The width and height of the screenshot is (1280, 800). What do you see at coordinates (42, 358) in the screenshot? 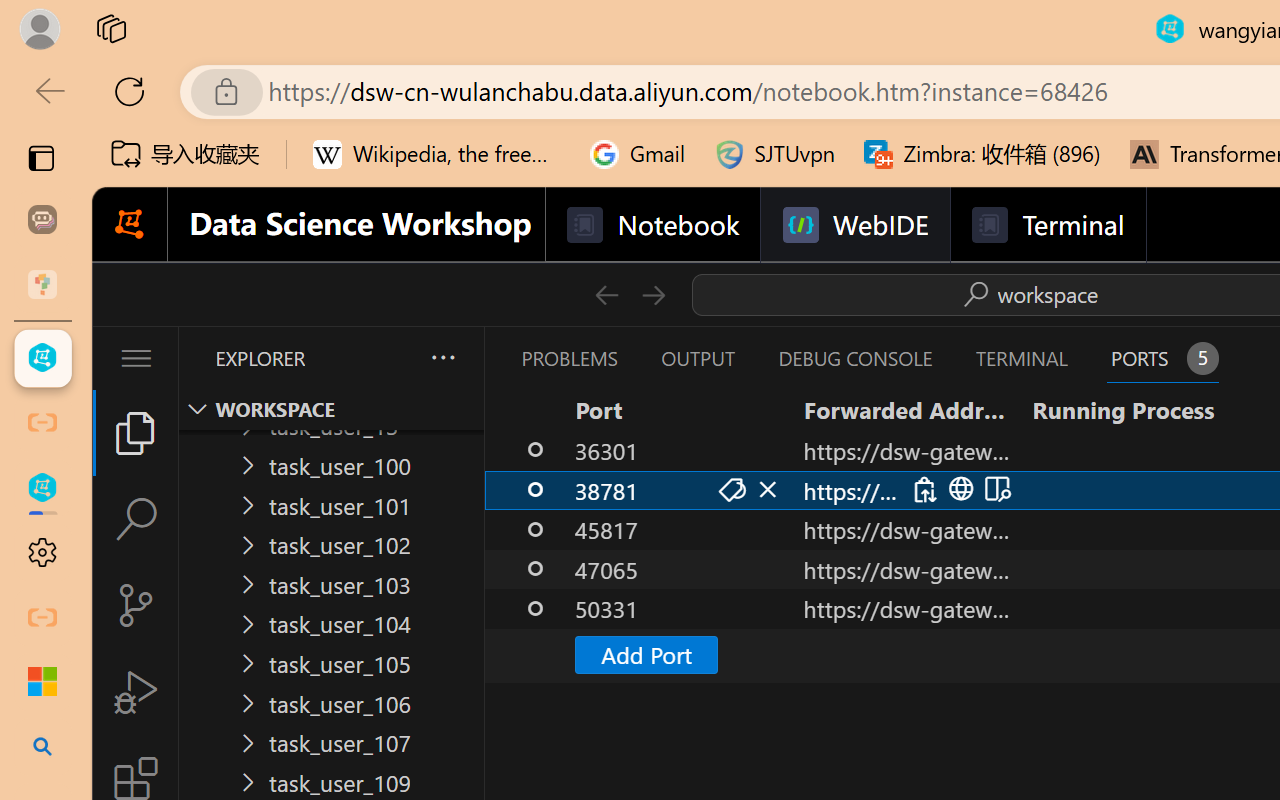
I see `'wangyian_dsw - DSW'` at bounding box center [42, 358].